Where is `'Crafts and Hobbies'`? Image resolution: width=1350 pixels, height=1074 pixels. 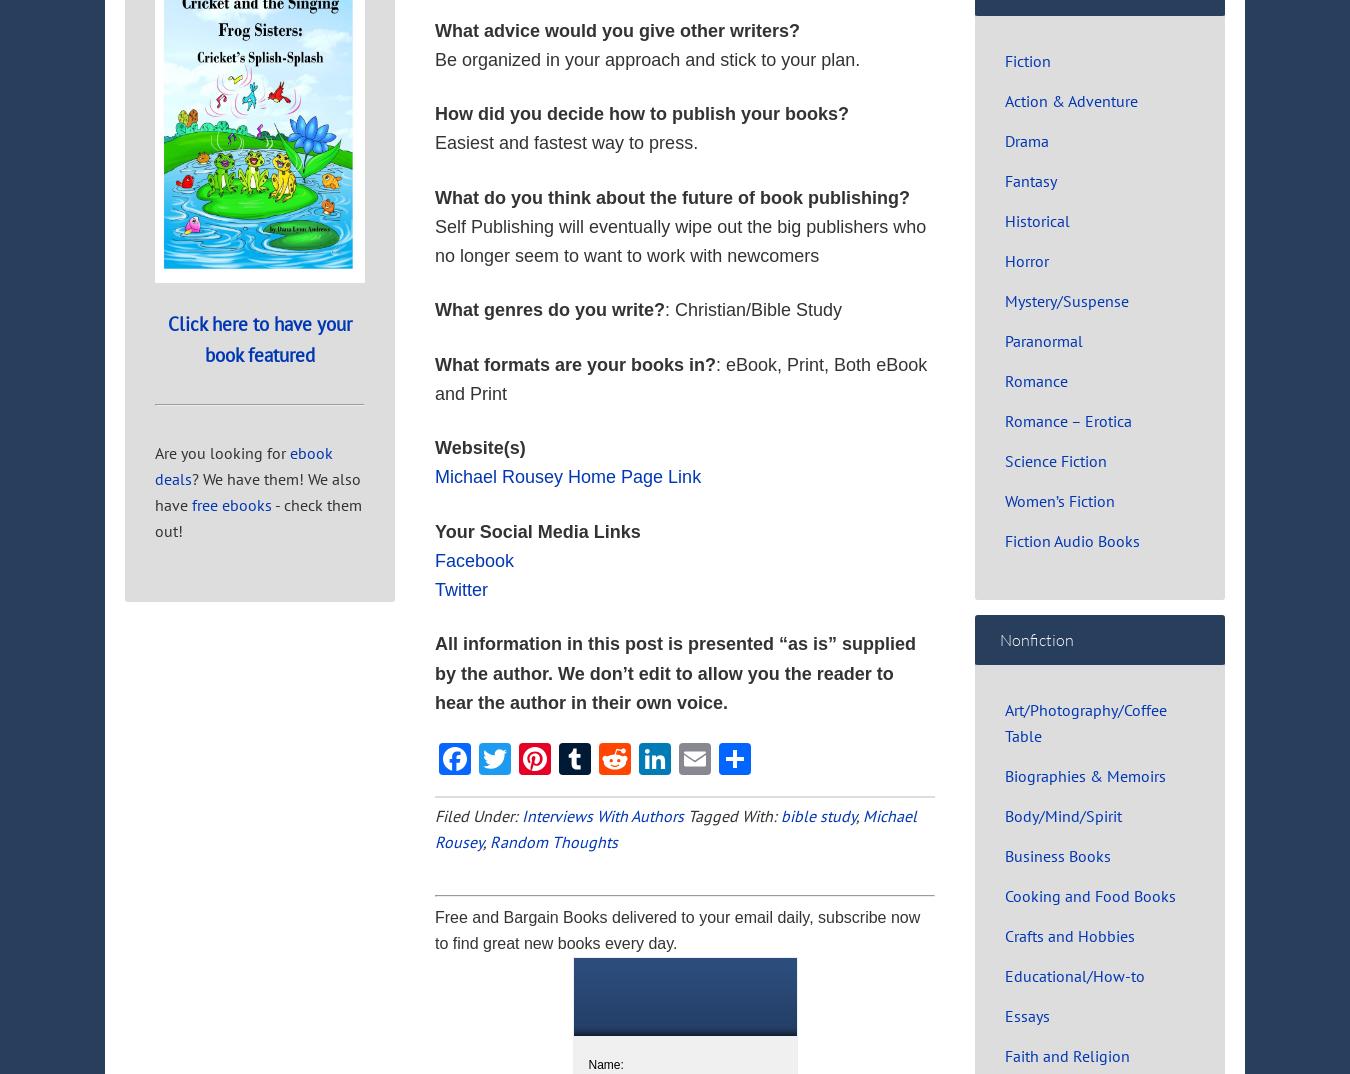
'Crafts and Hobbies' is located at coordinates (1070, 935).